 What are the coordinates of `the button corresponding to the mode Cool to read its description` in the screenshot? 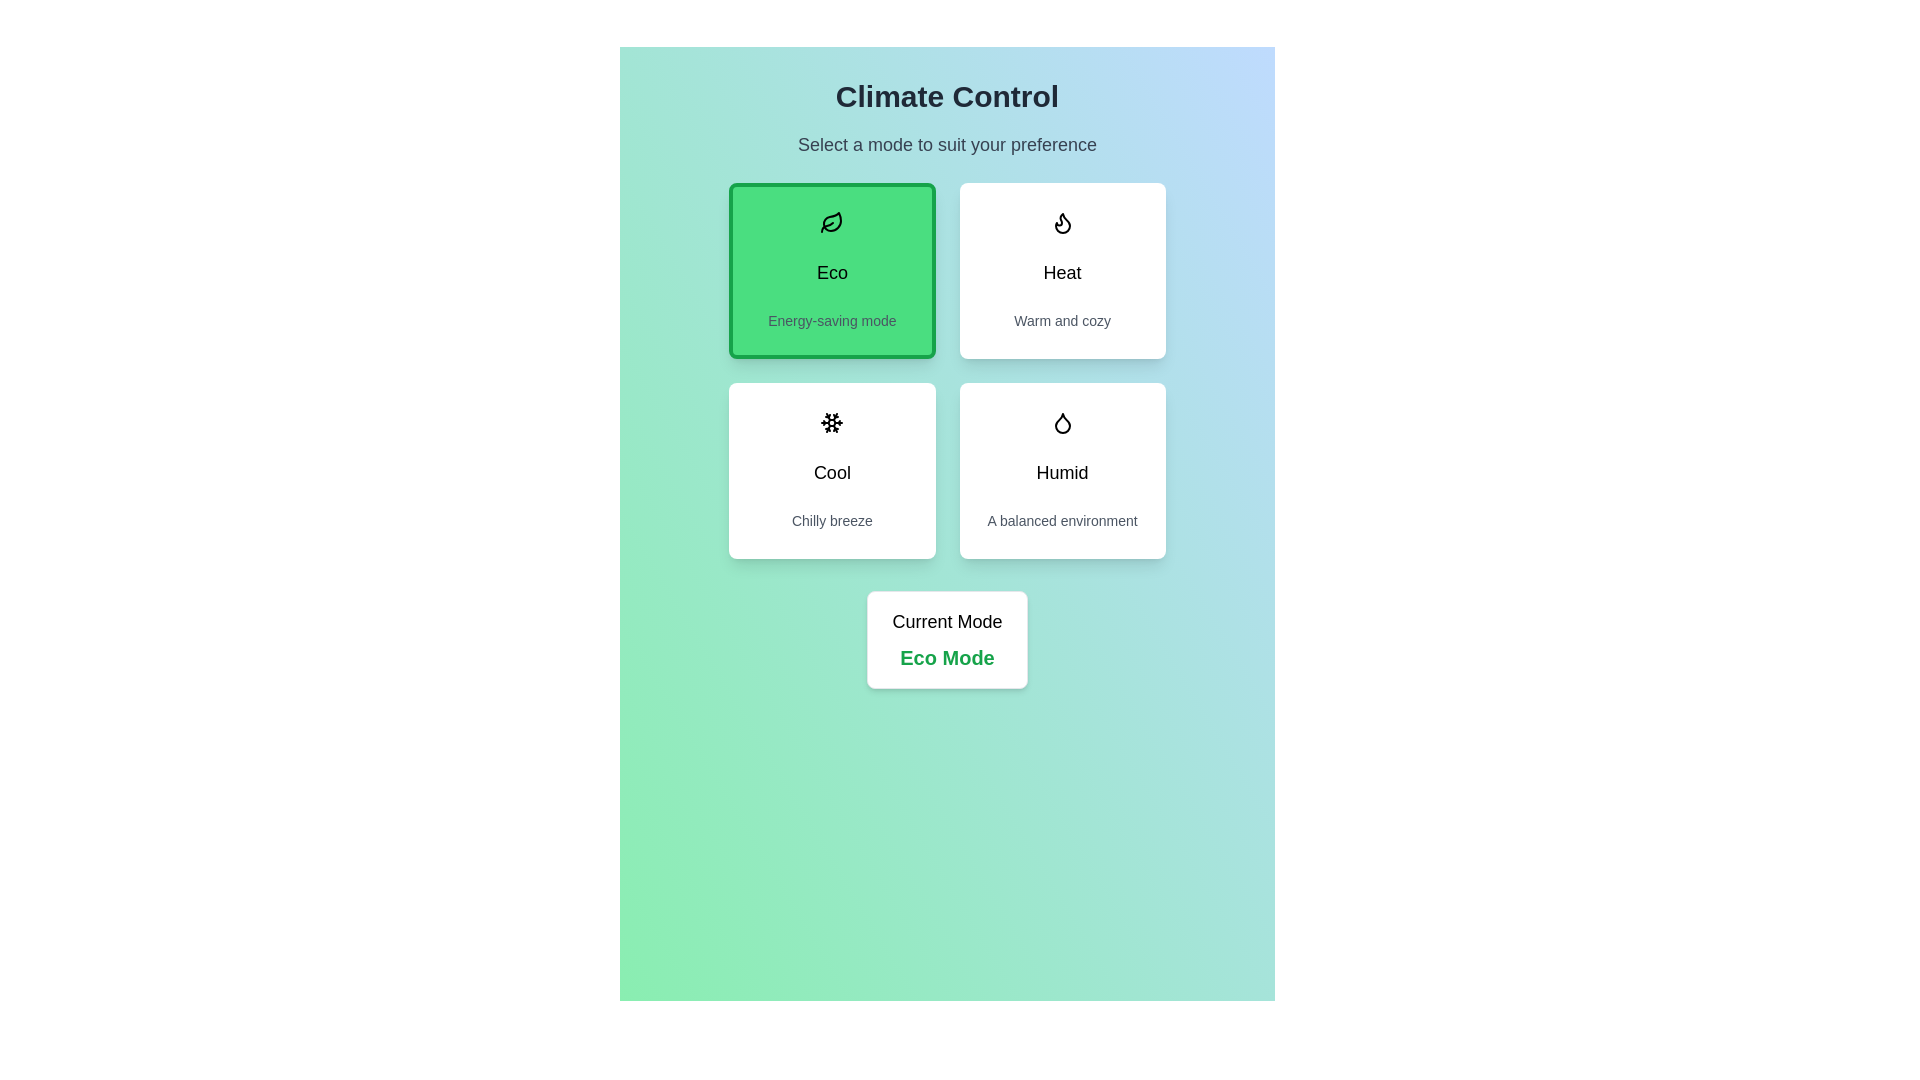 It's located at (832, 470).